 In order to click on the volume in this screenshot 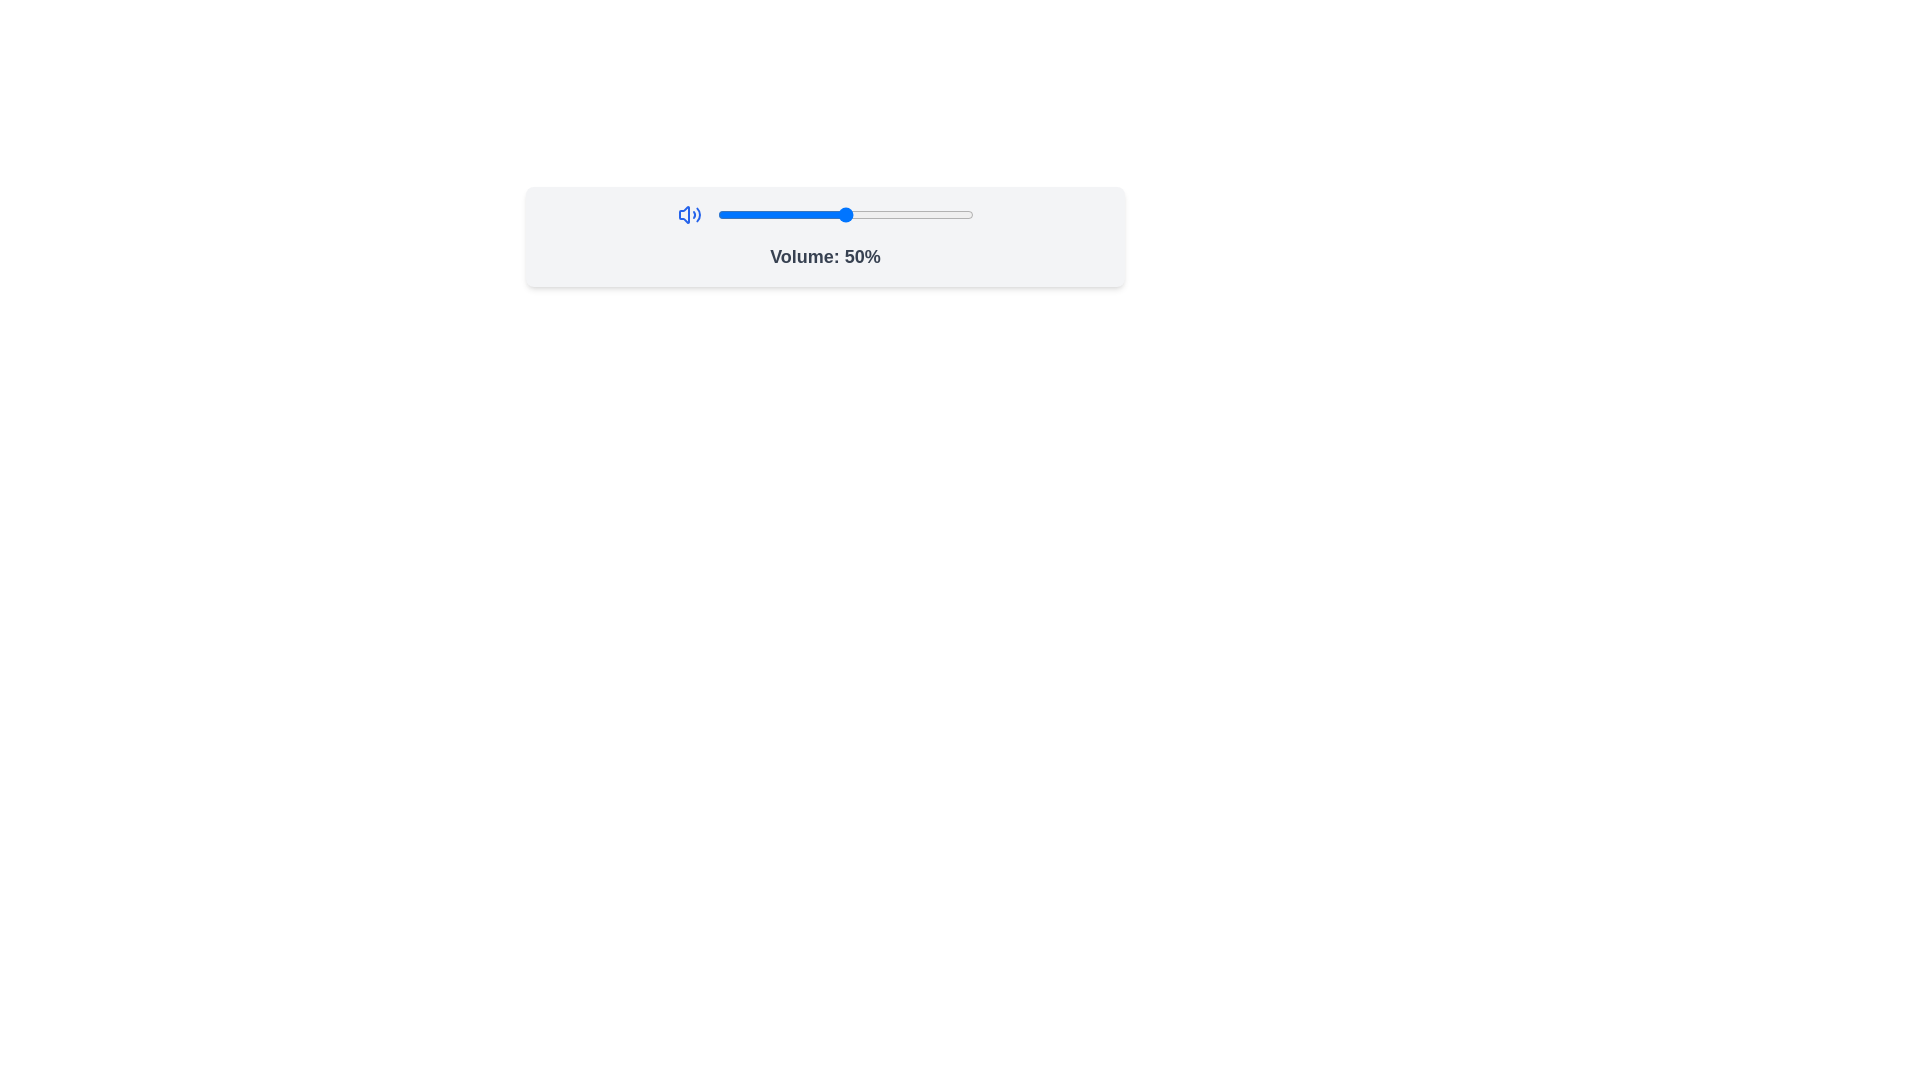, I will do `click(742, 215)`.